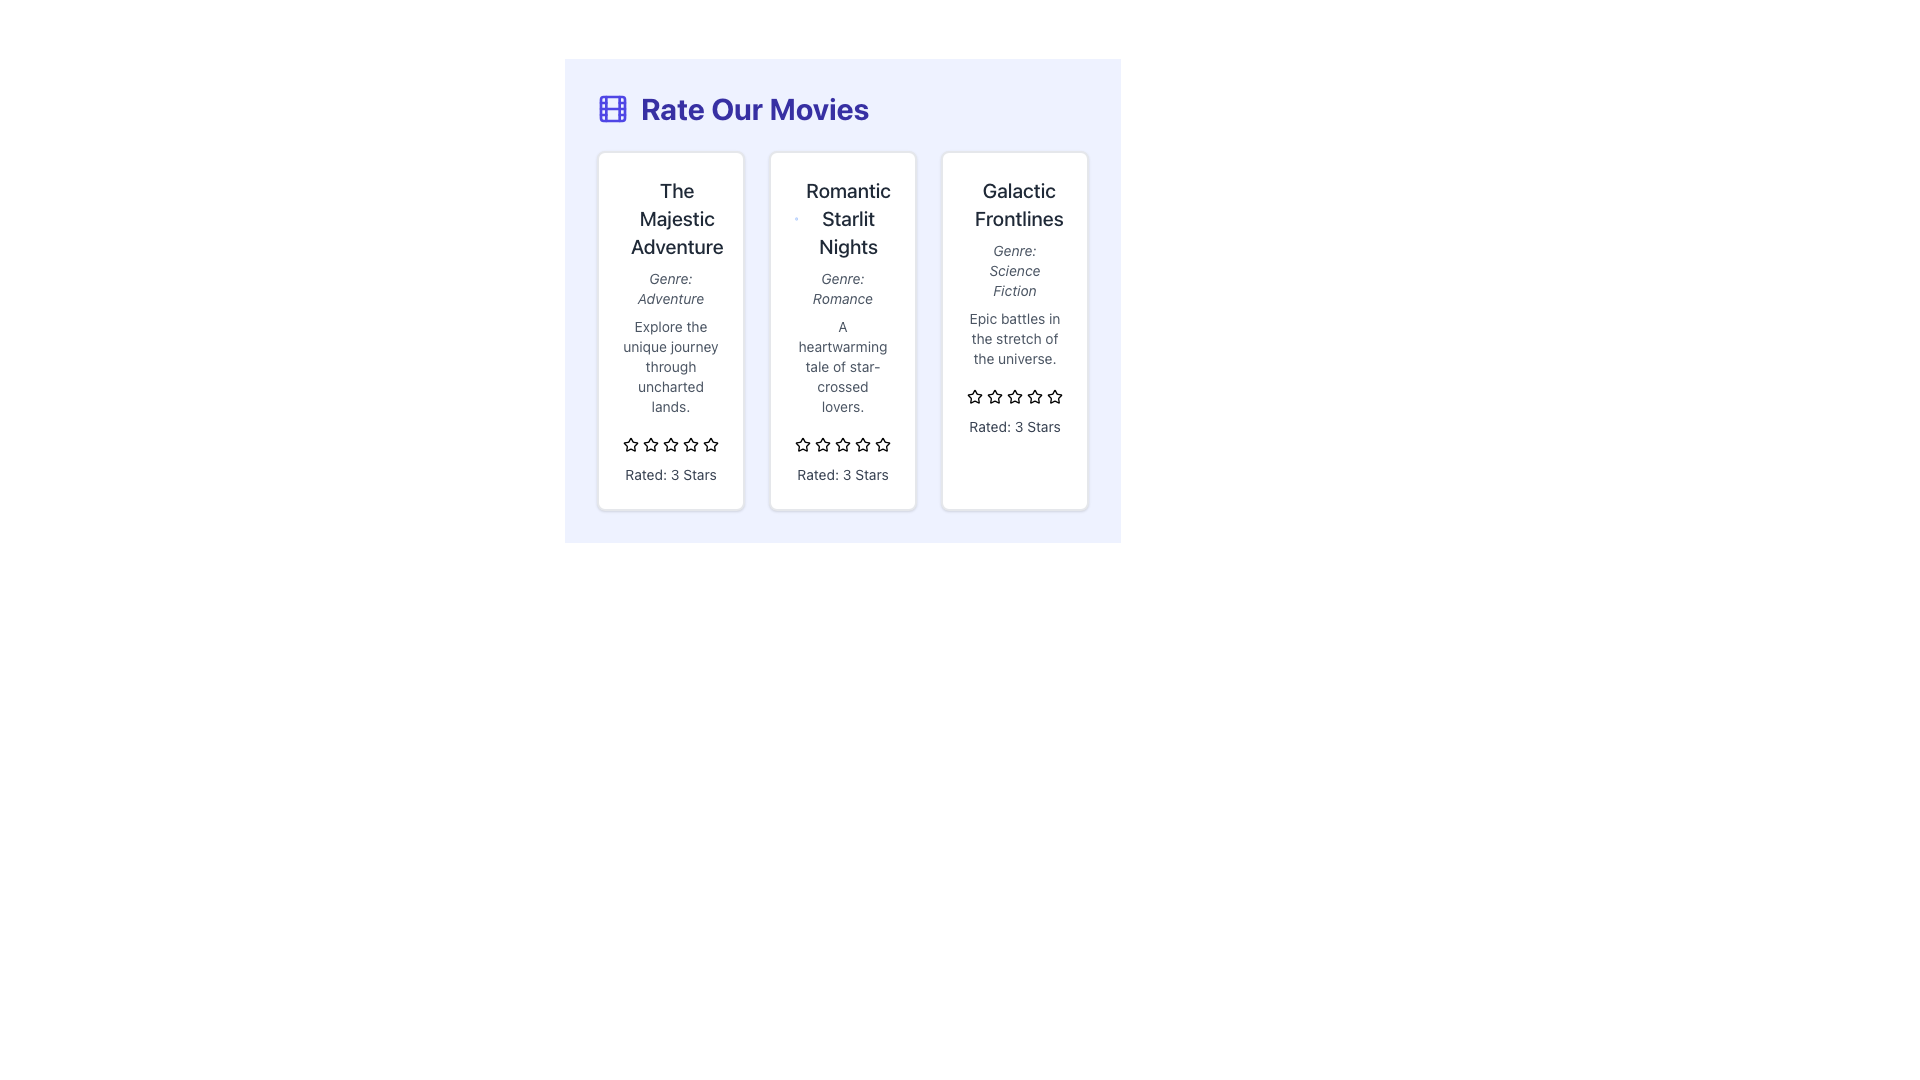 The height and width of the screenshot is (1080, 1920). I want to click on the fifth star in the rating section under the title 'Galactic Frontlines', so click(1054, 396).